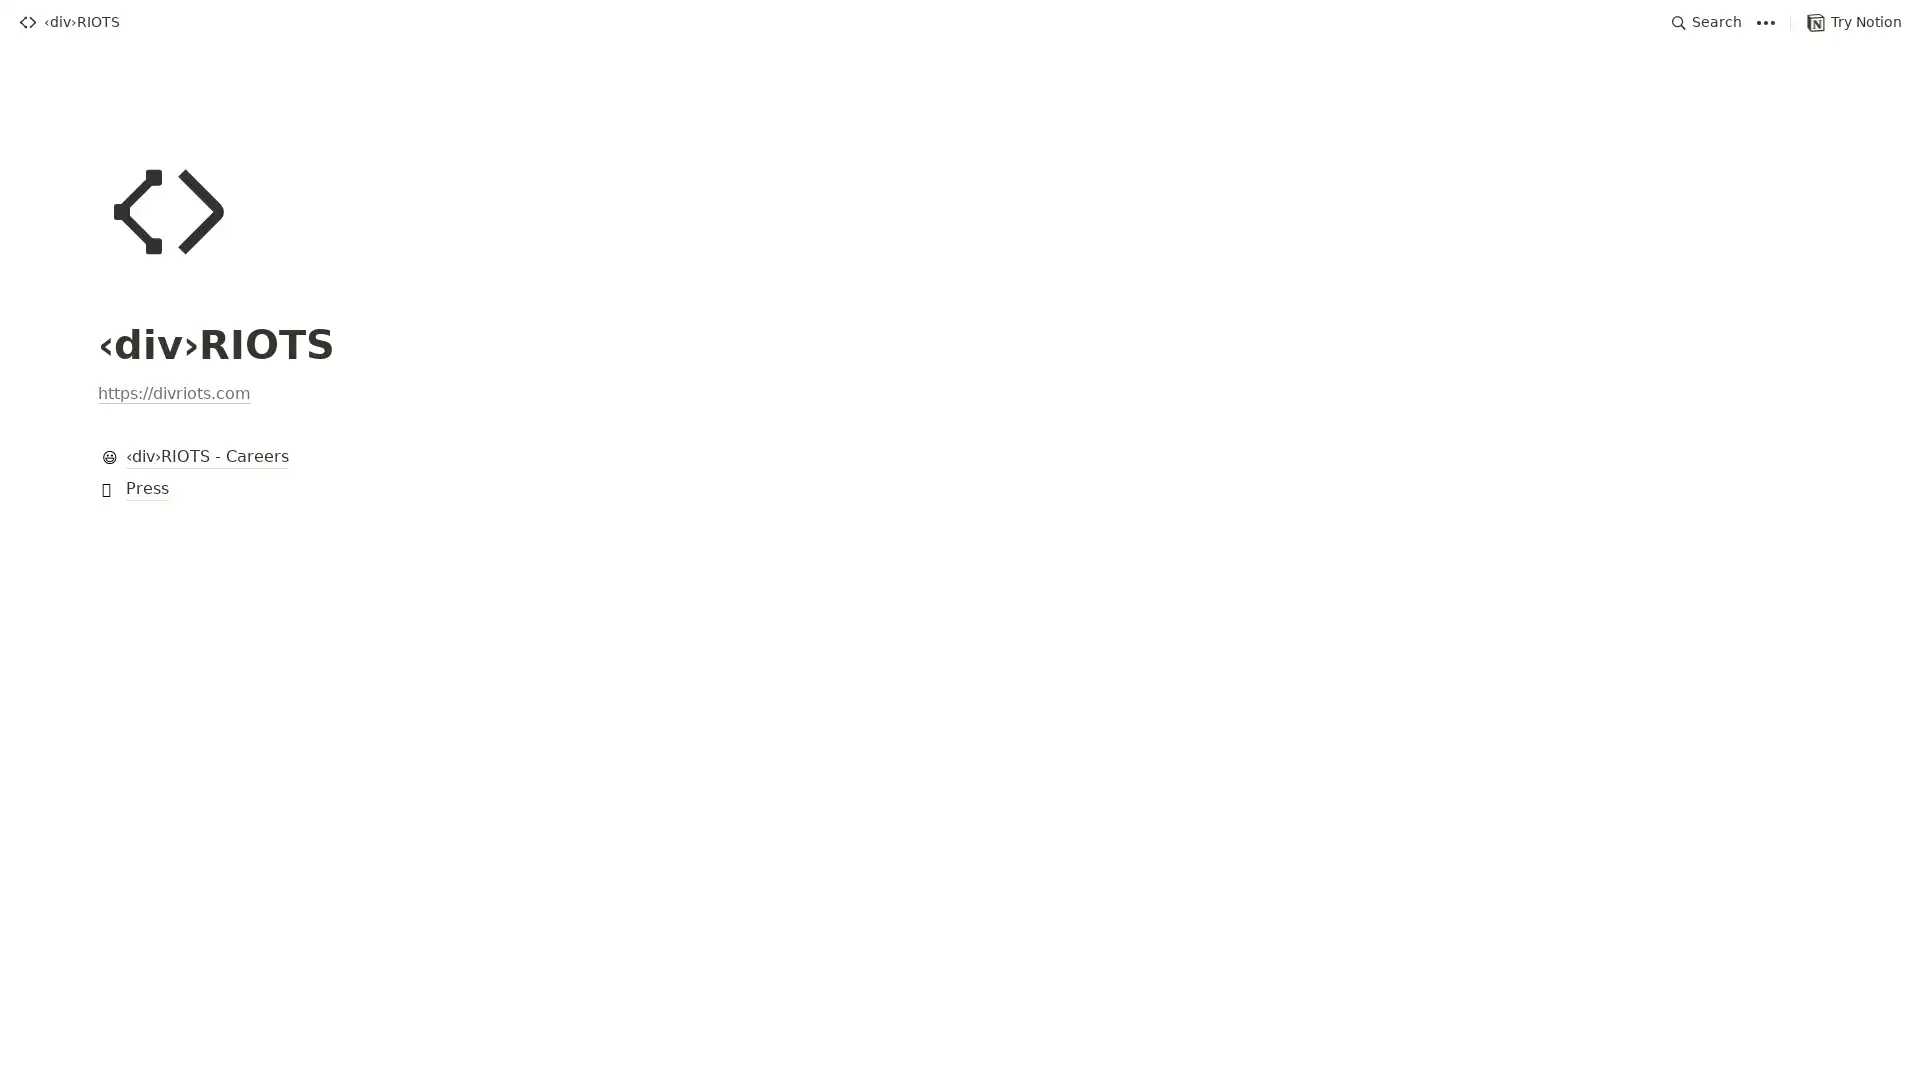 The width and height of the screenshot is (1920, 1080). I want to click on Press, so click(960, 489).